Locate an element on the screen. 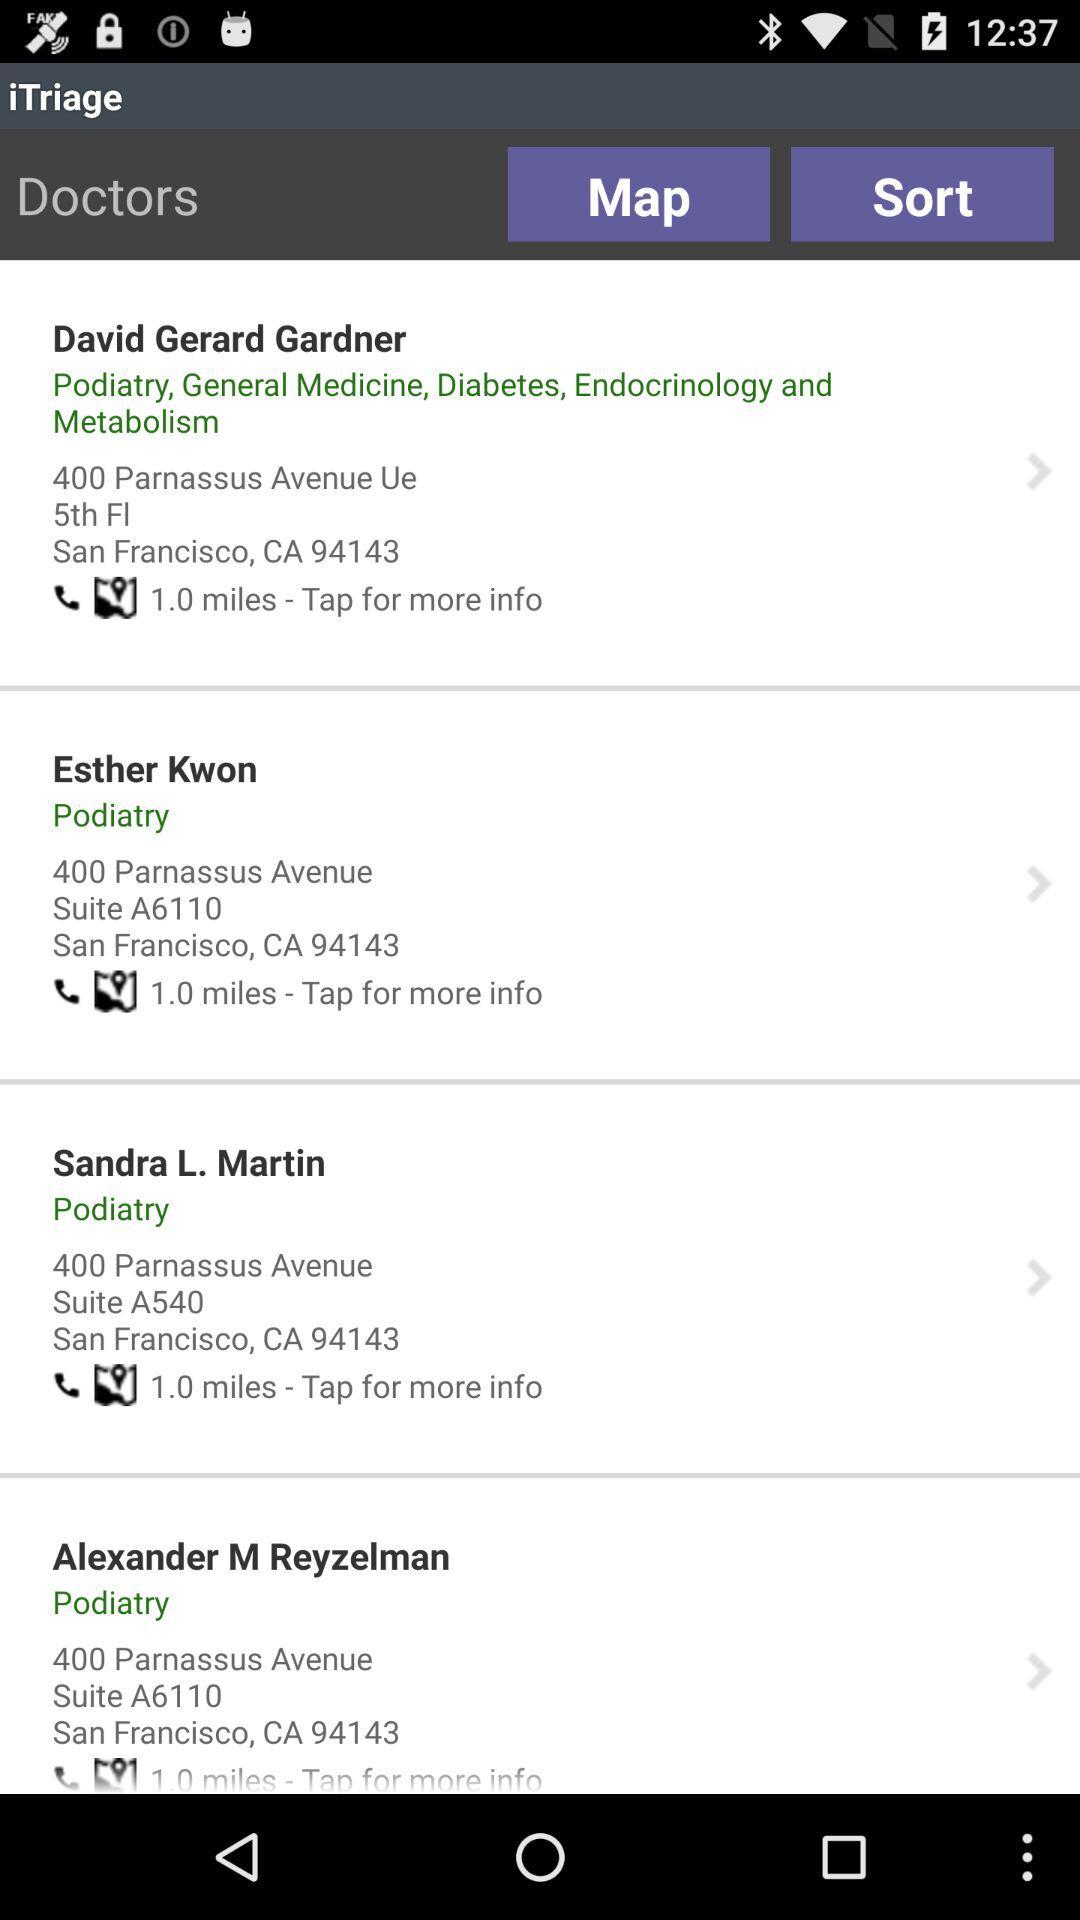 Image resolution: width=1080 pixels, height=1920 pixels. the esther kwon is located at coordinates (153, 767).